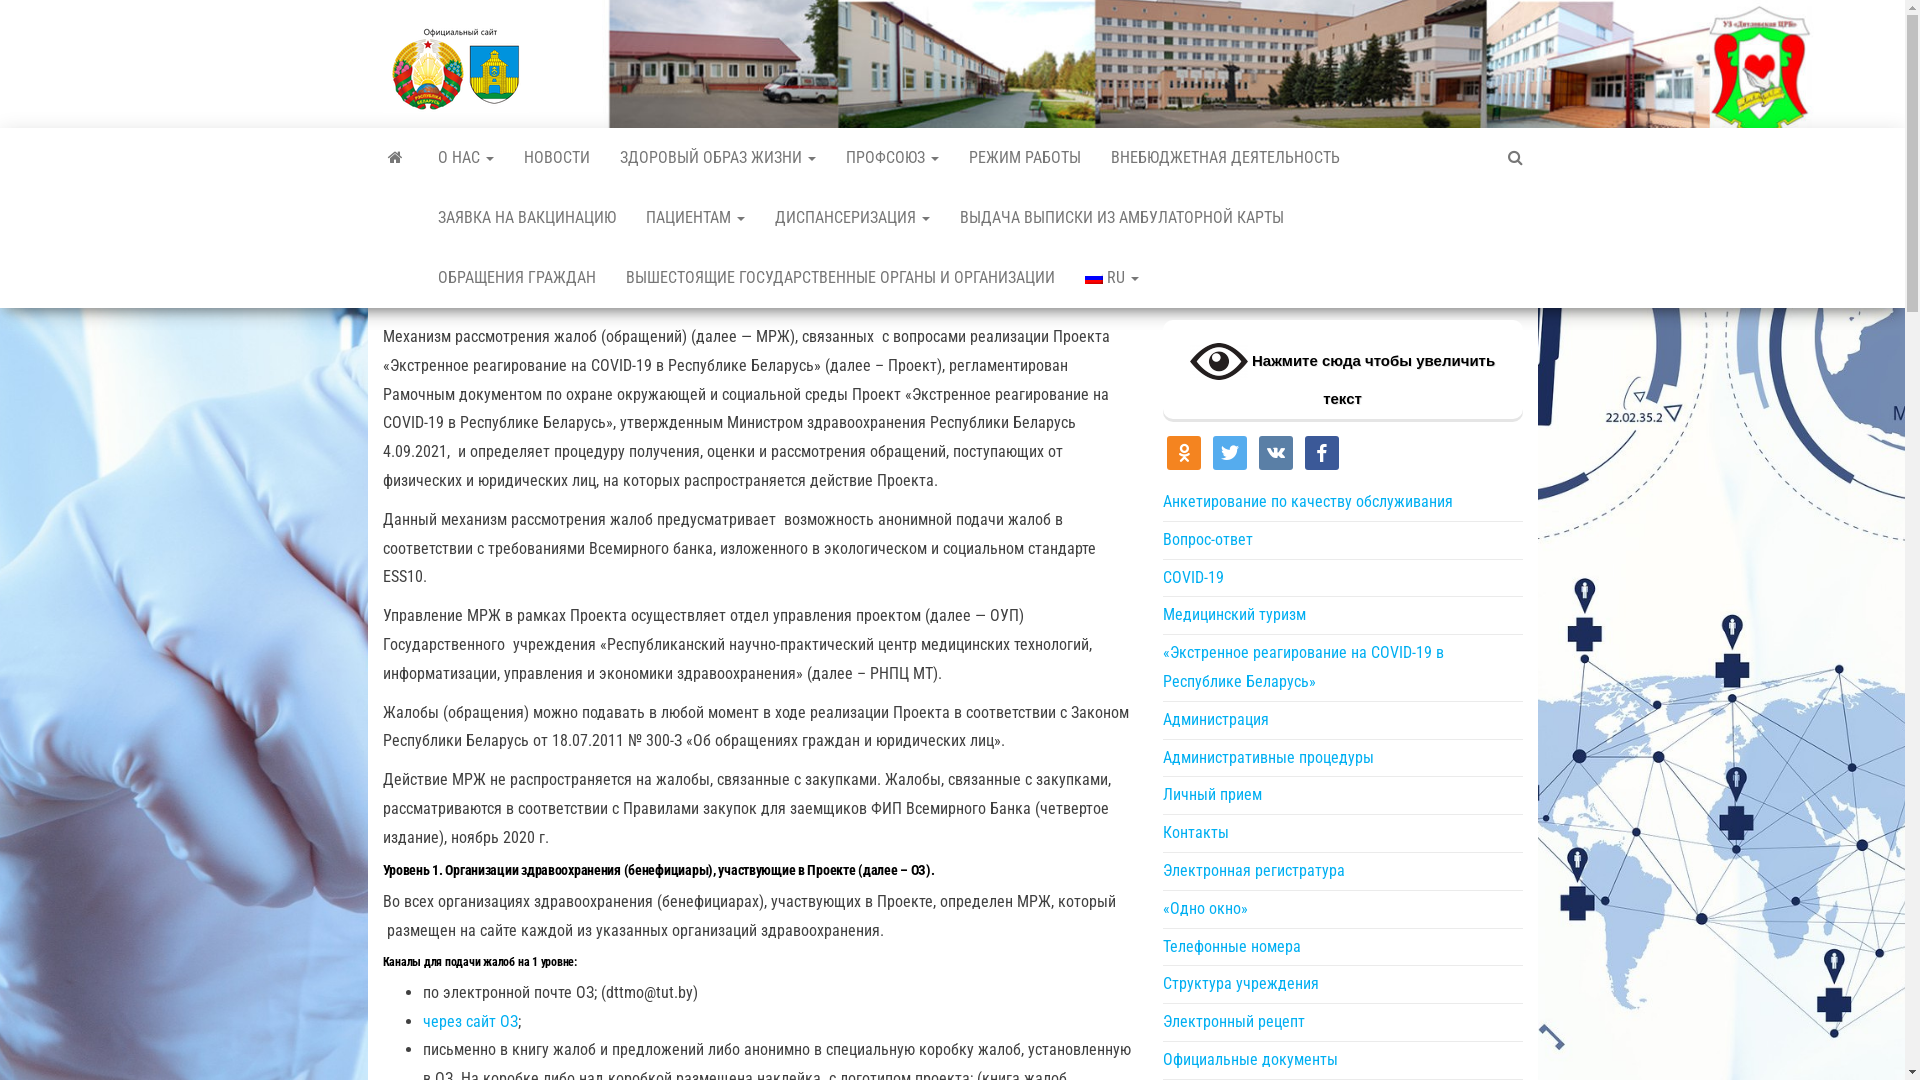  What do you see at coordinates (1210, 451) in the screenshot?
I see `'twitter'` at bounding box center [1210, 451].